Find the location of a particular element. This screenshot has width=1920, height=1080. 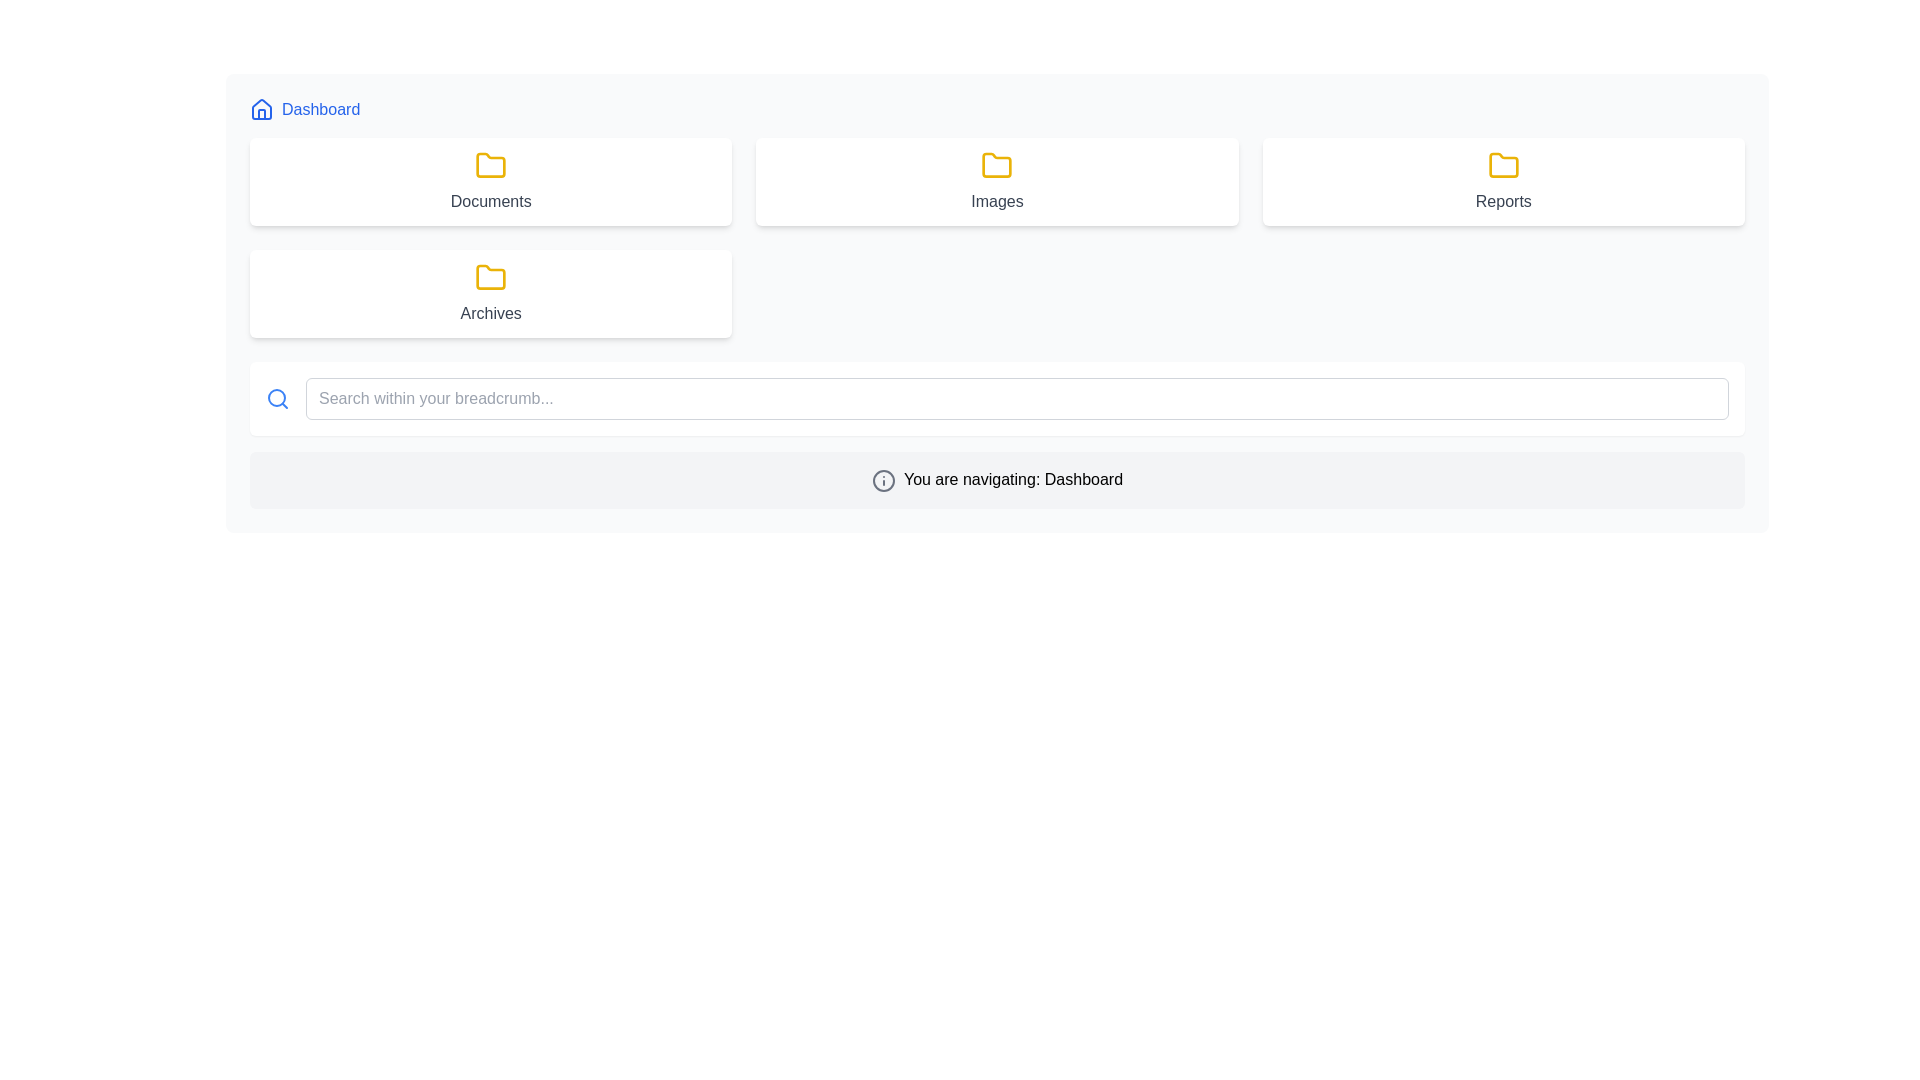

the home button icon located in the top-left corner preceding the label 'Dashboard' is located at coordinates (261, 110).